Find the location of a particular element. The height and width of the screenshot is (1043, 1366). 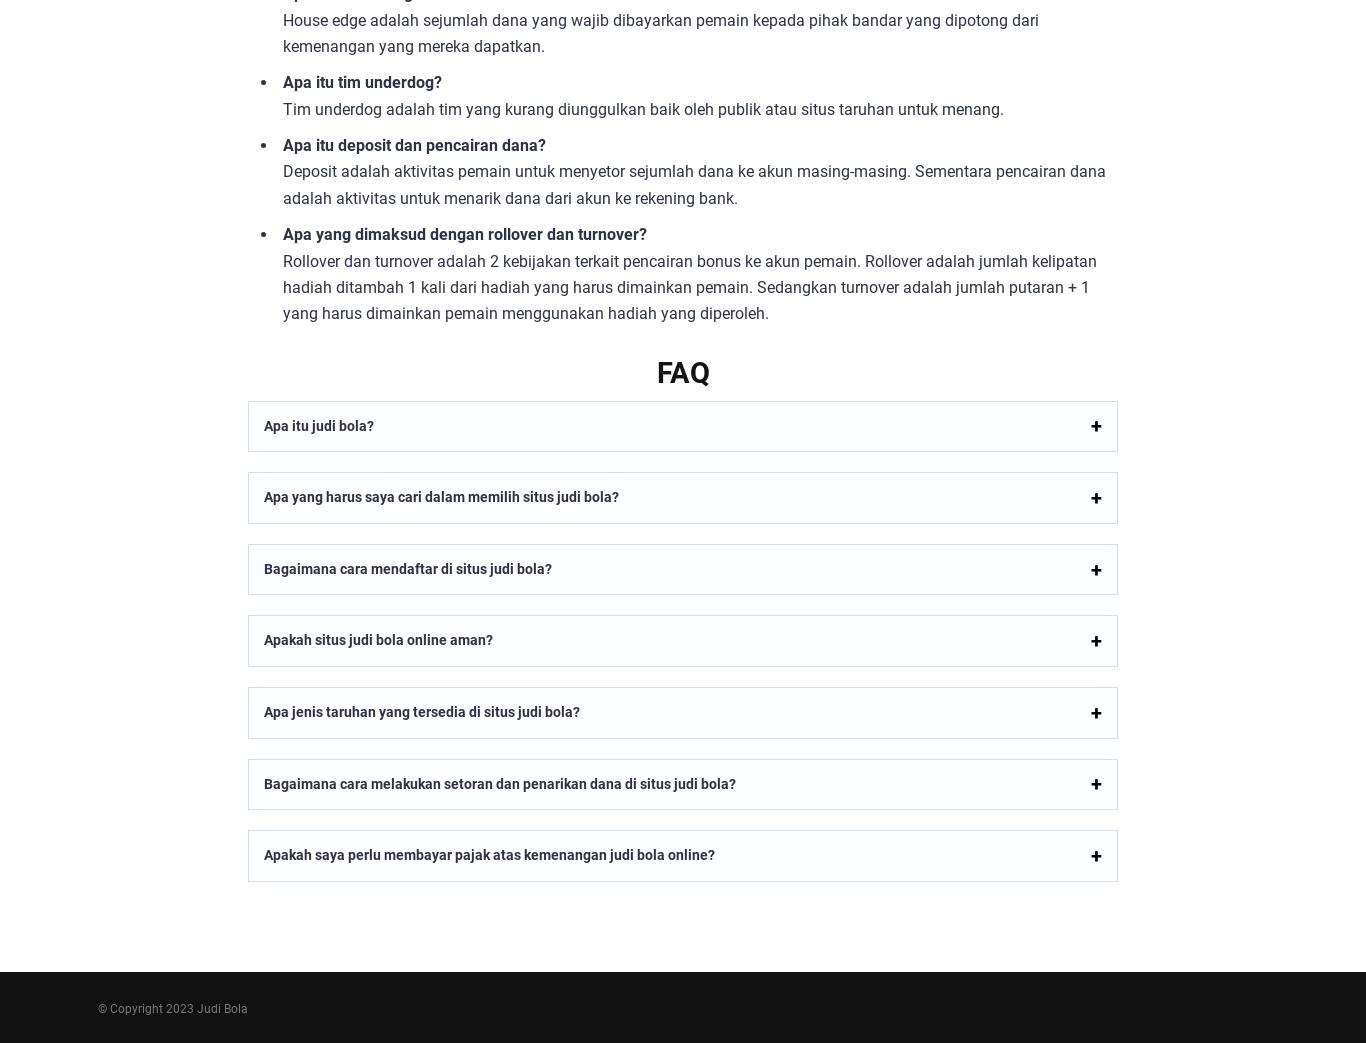

'Apa itu judi bola?' is located at coordinates (318, 425).